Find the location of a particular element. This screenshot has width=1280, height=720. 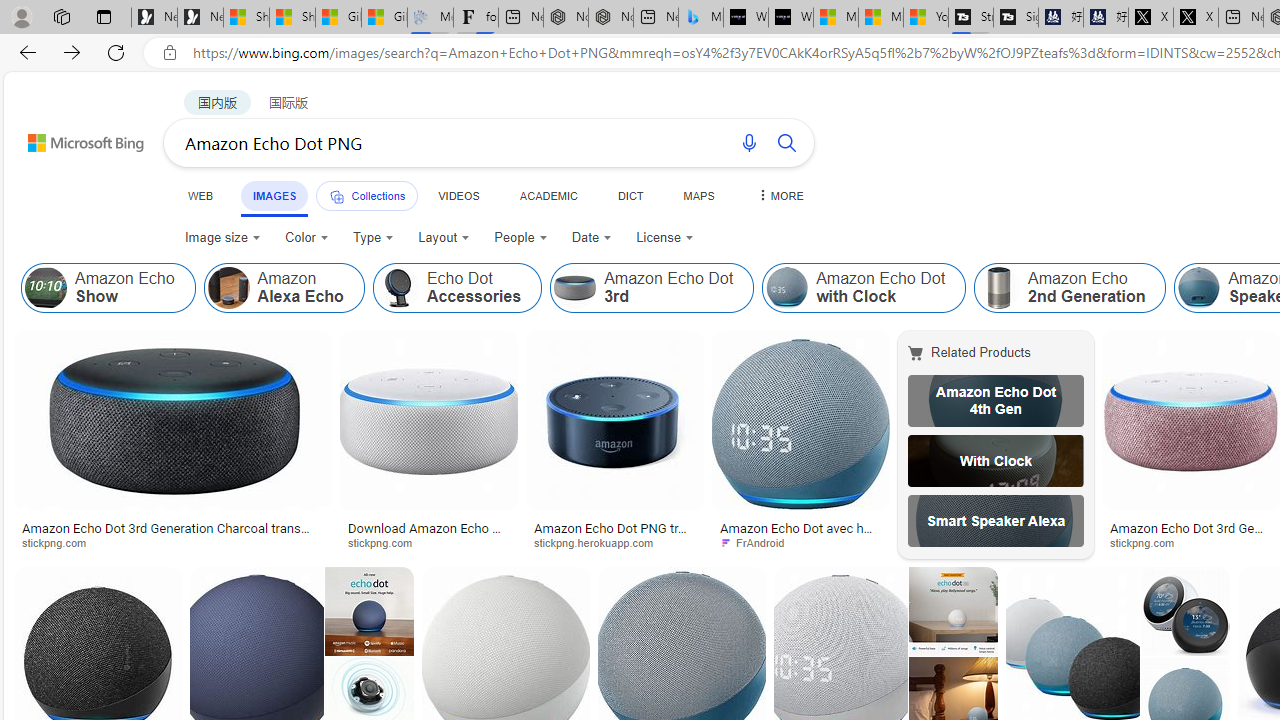

'Color' is located at coordinates (304, 236).